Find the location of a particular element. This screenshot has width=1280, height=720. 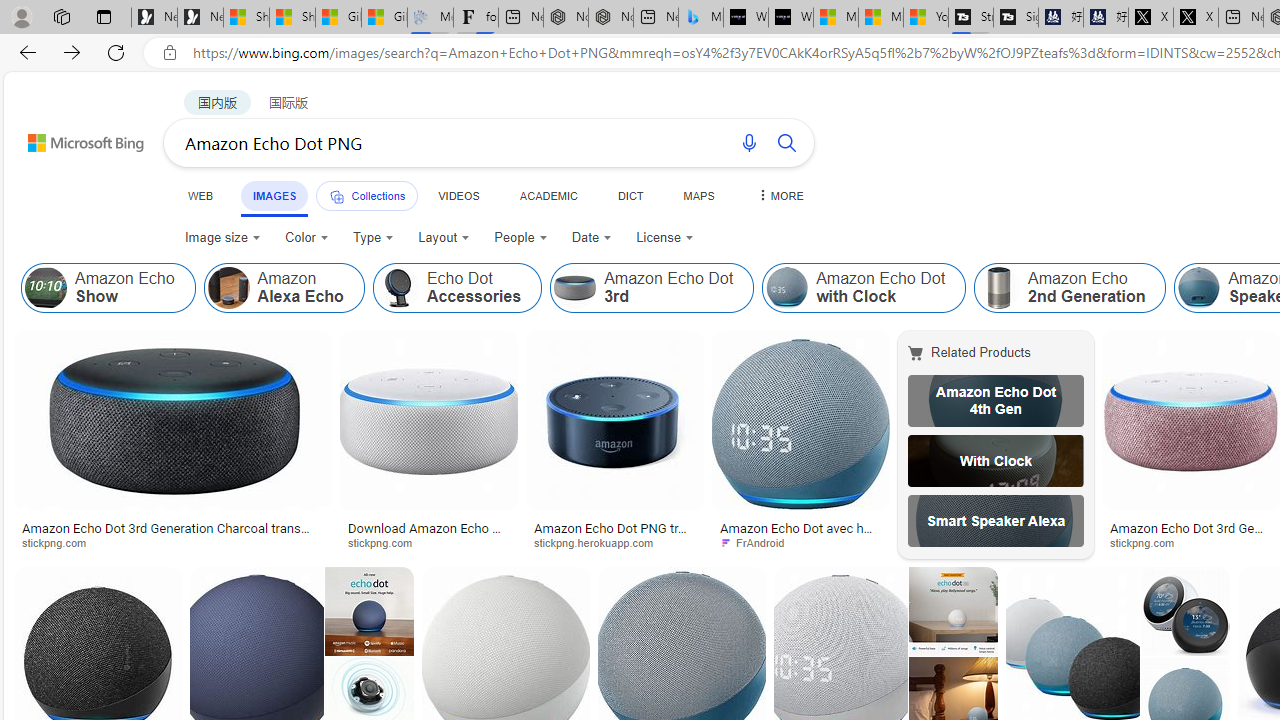

'Color' is located at coordinates (304, 236).